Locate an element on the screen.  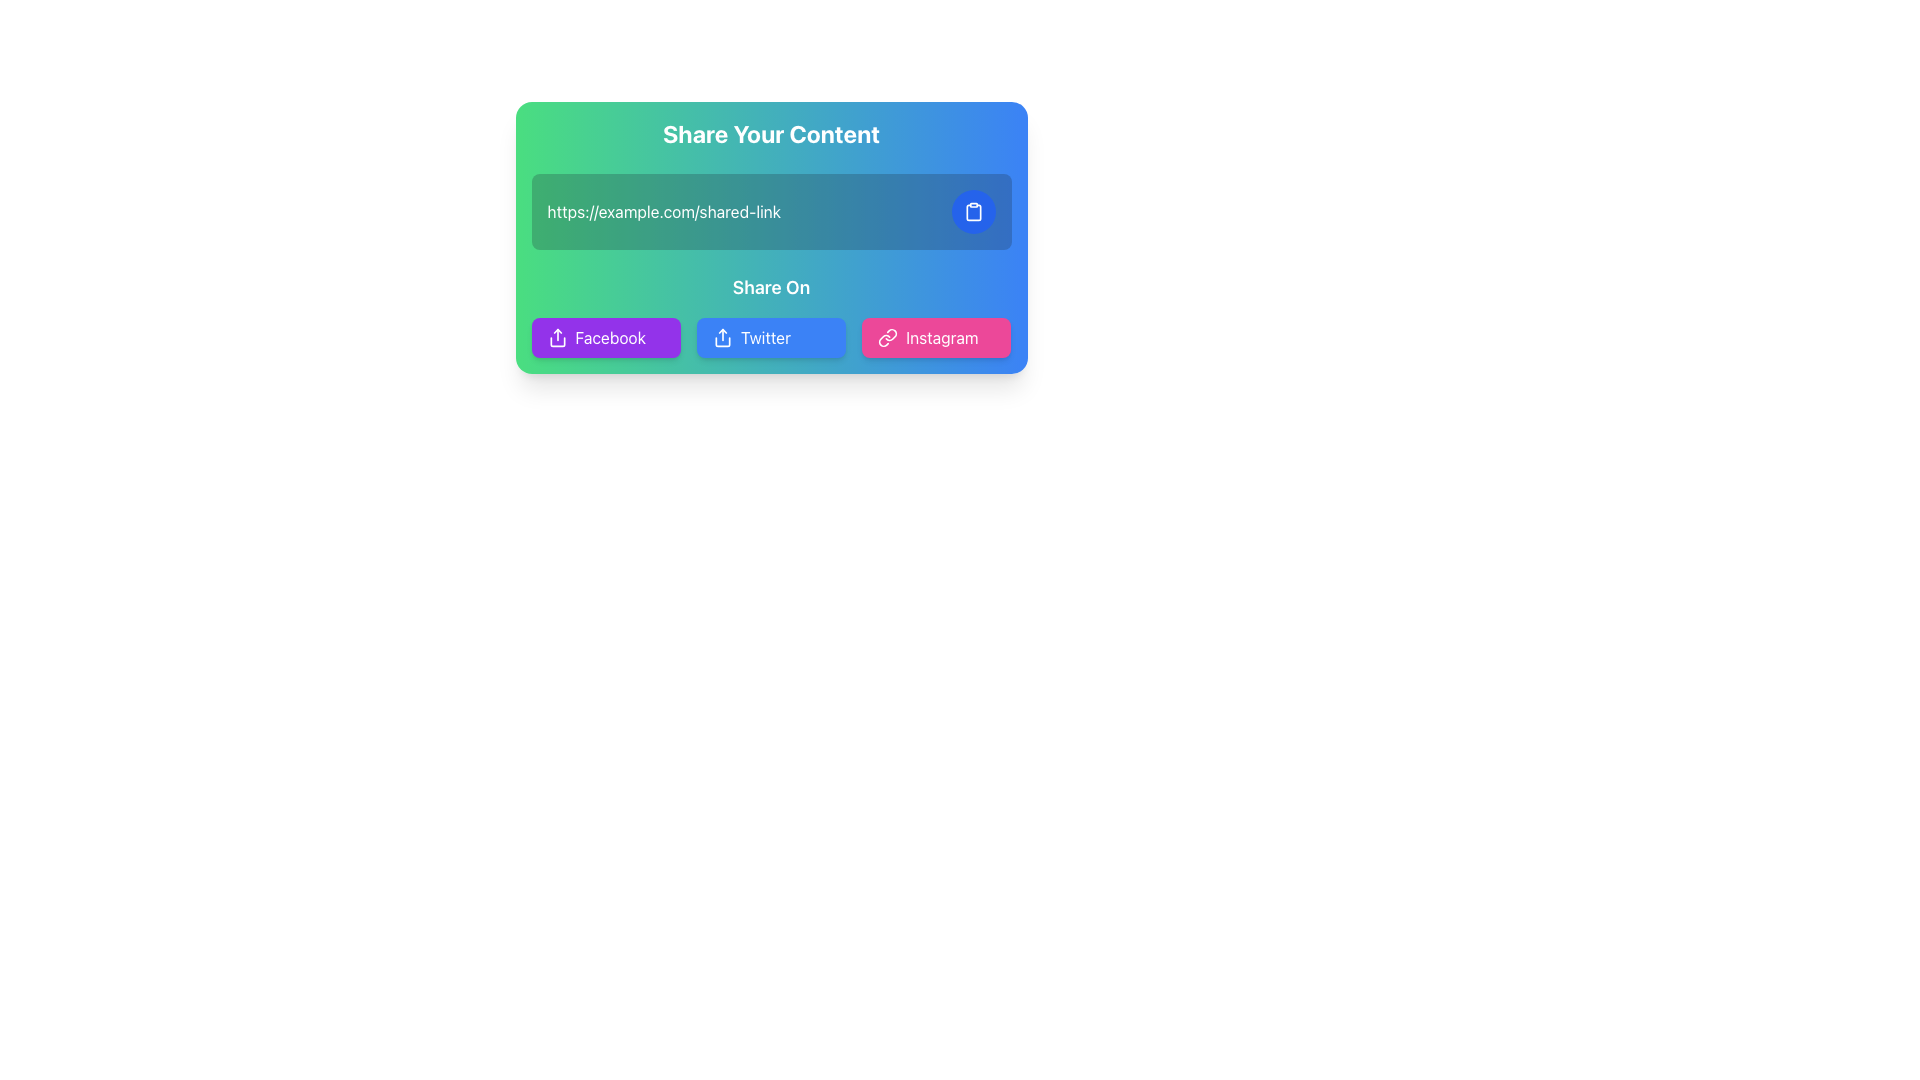
the circular blue button with a clipboard icon to copy the adjacent URL is located at coordinates (973, 212).